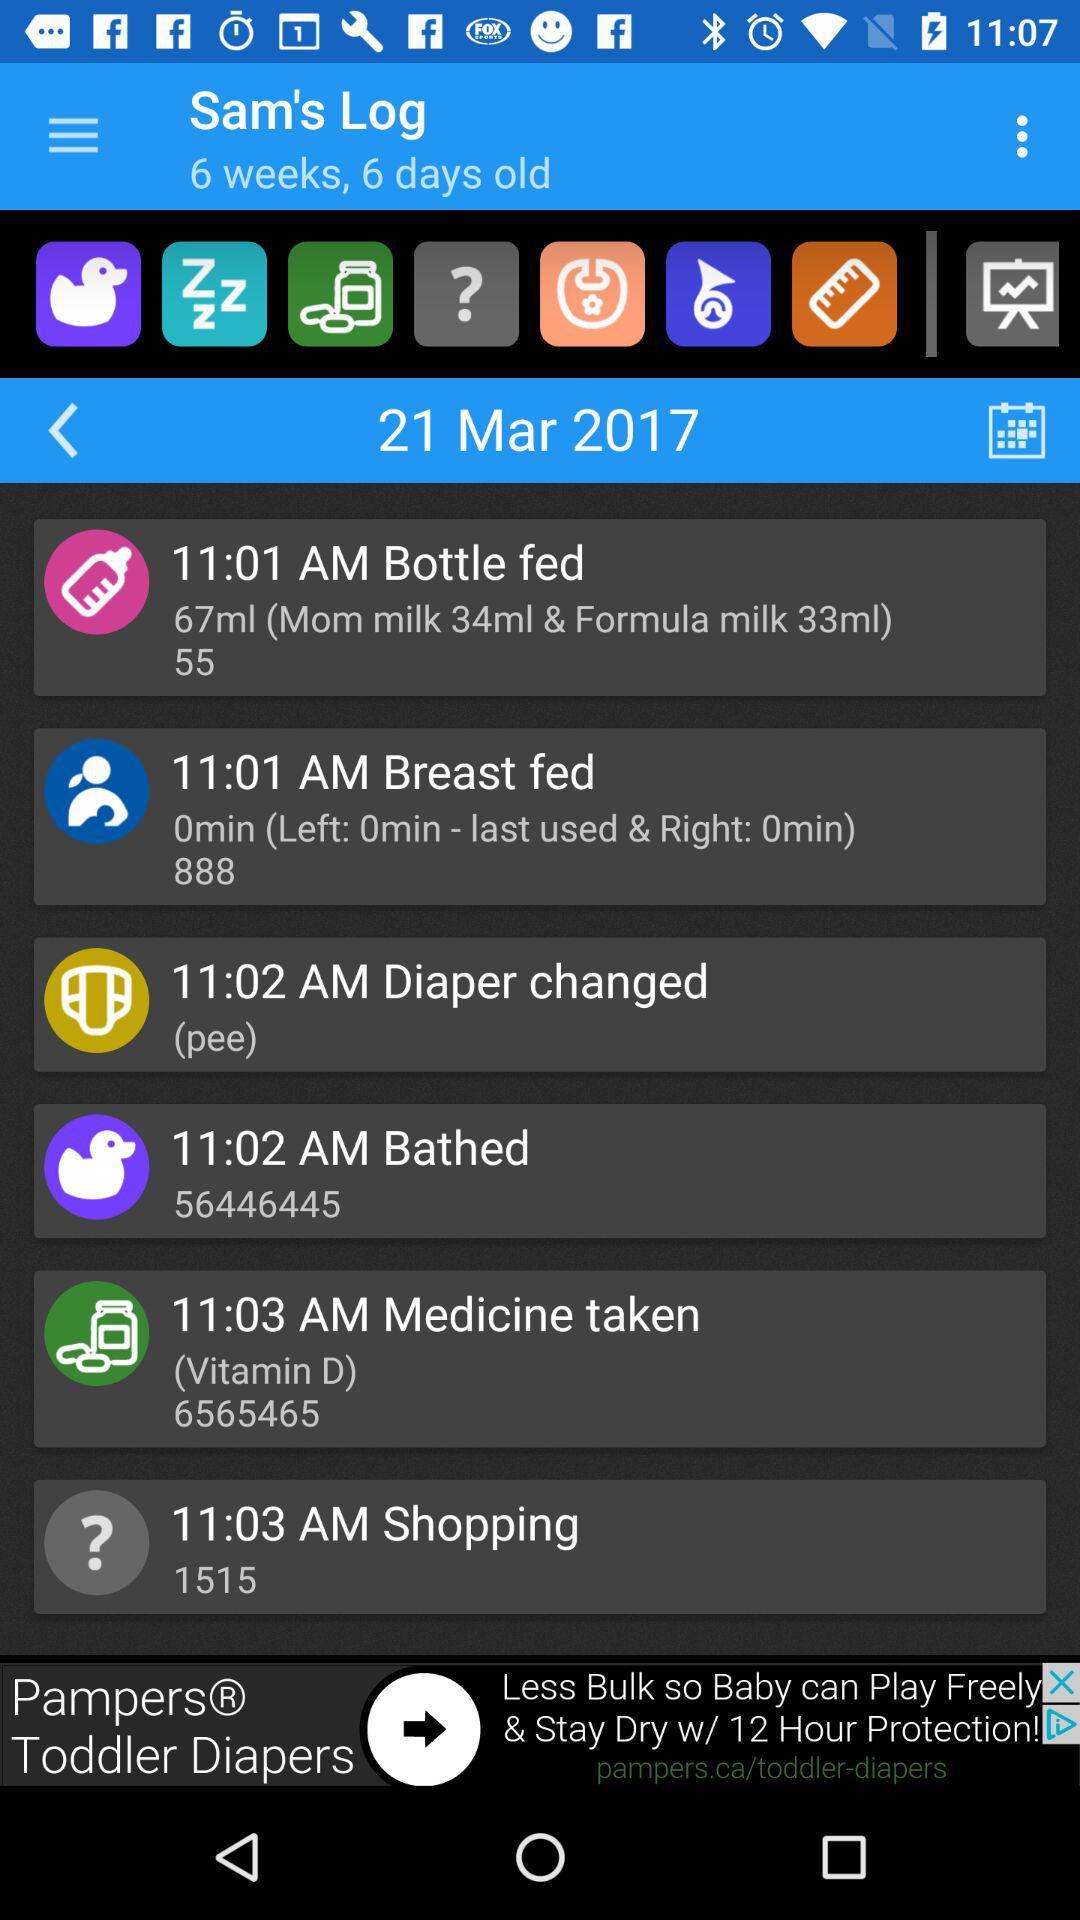 Image resolution: width=1080 pixels, height=1920 pixels. I want to click on the date_range icon, so click(1017, 429).